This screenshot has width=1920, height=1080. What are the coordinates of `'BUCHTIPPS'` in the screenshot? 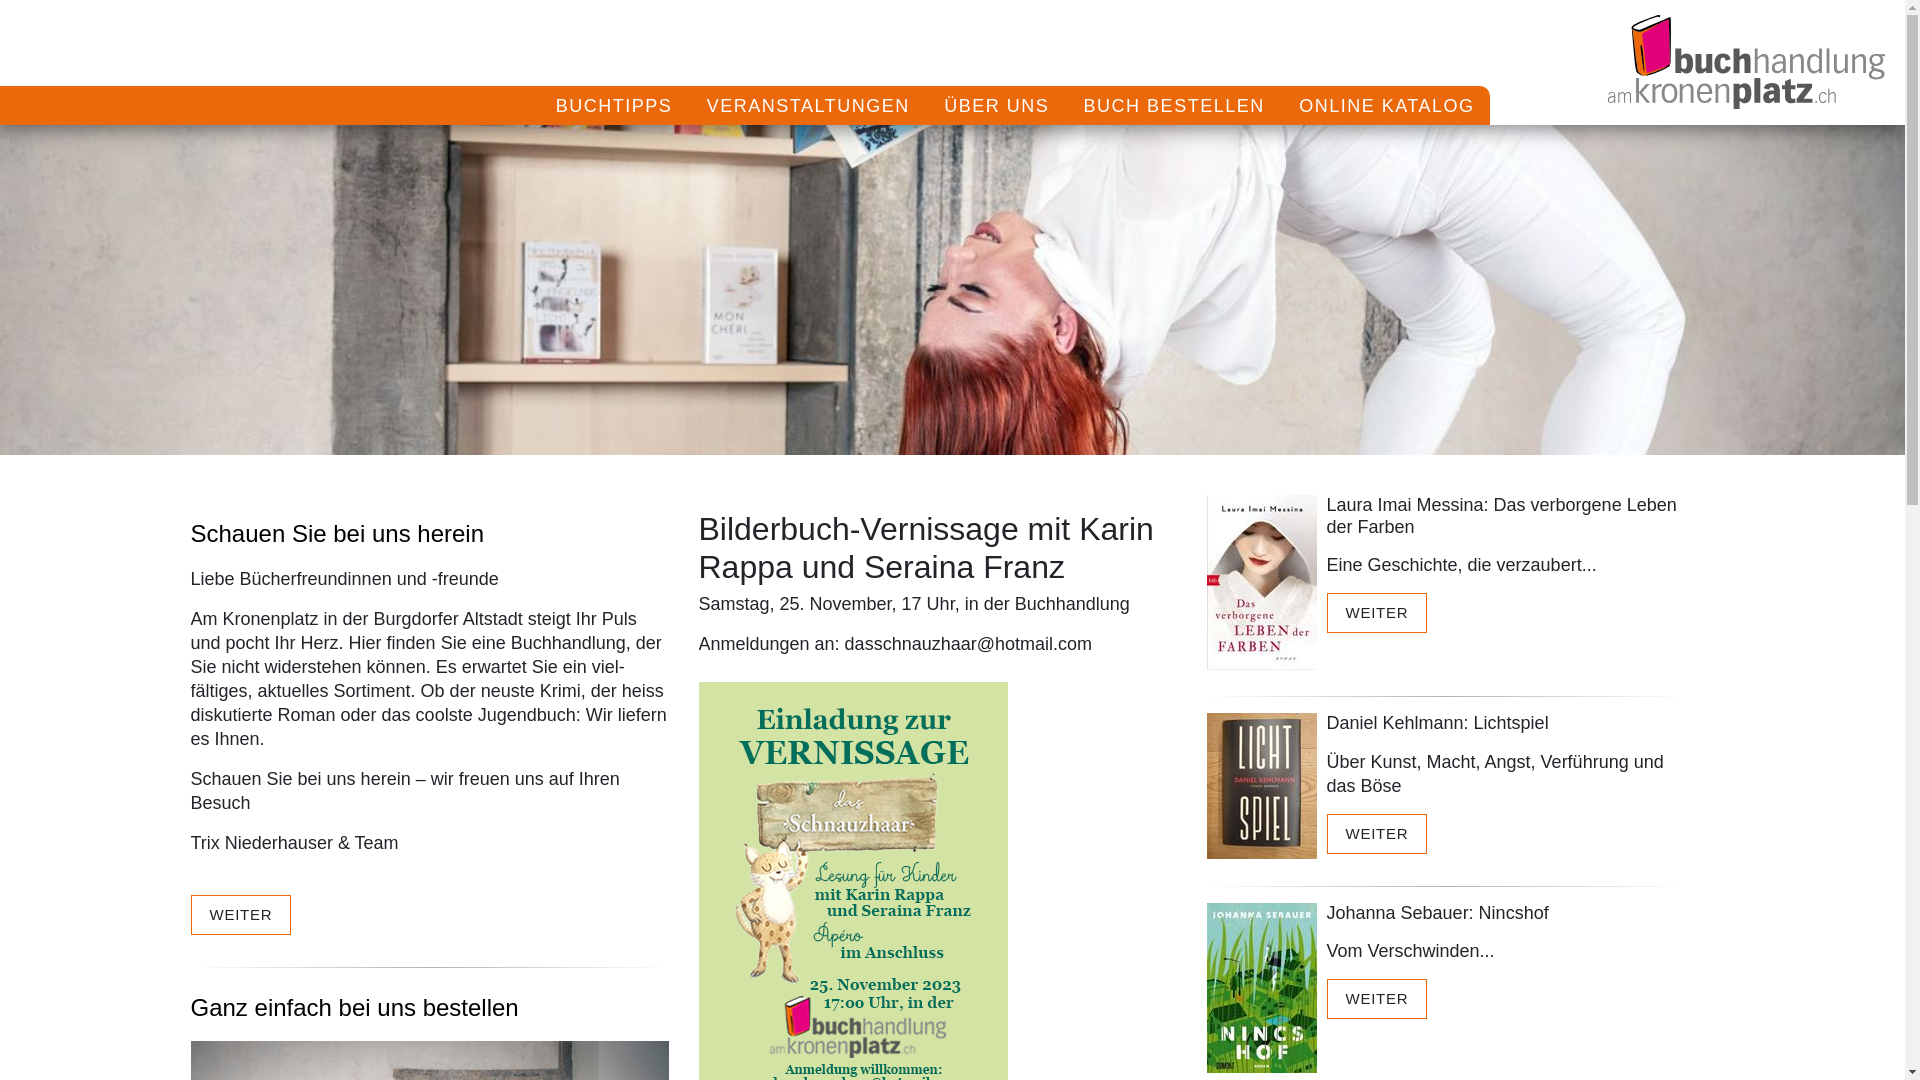 It's located at (613, 105).